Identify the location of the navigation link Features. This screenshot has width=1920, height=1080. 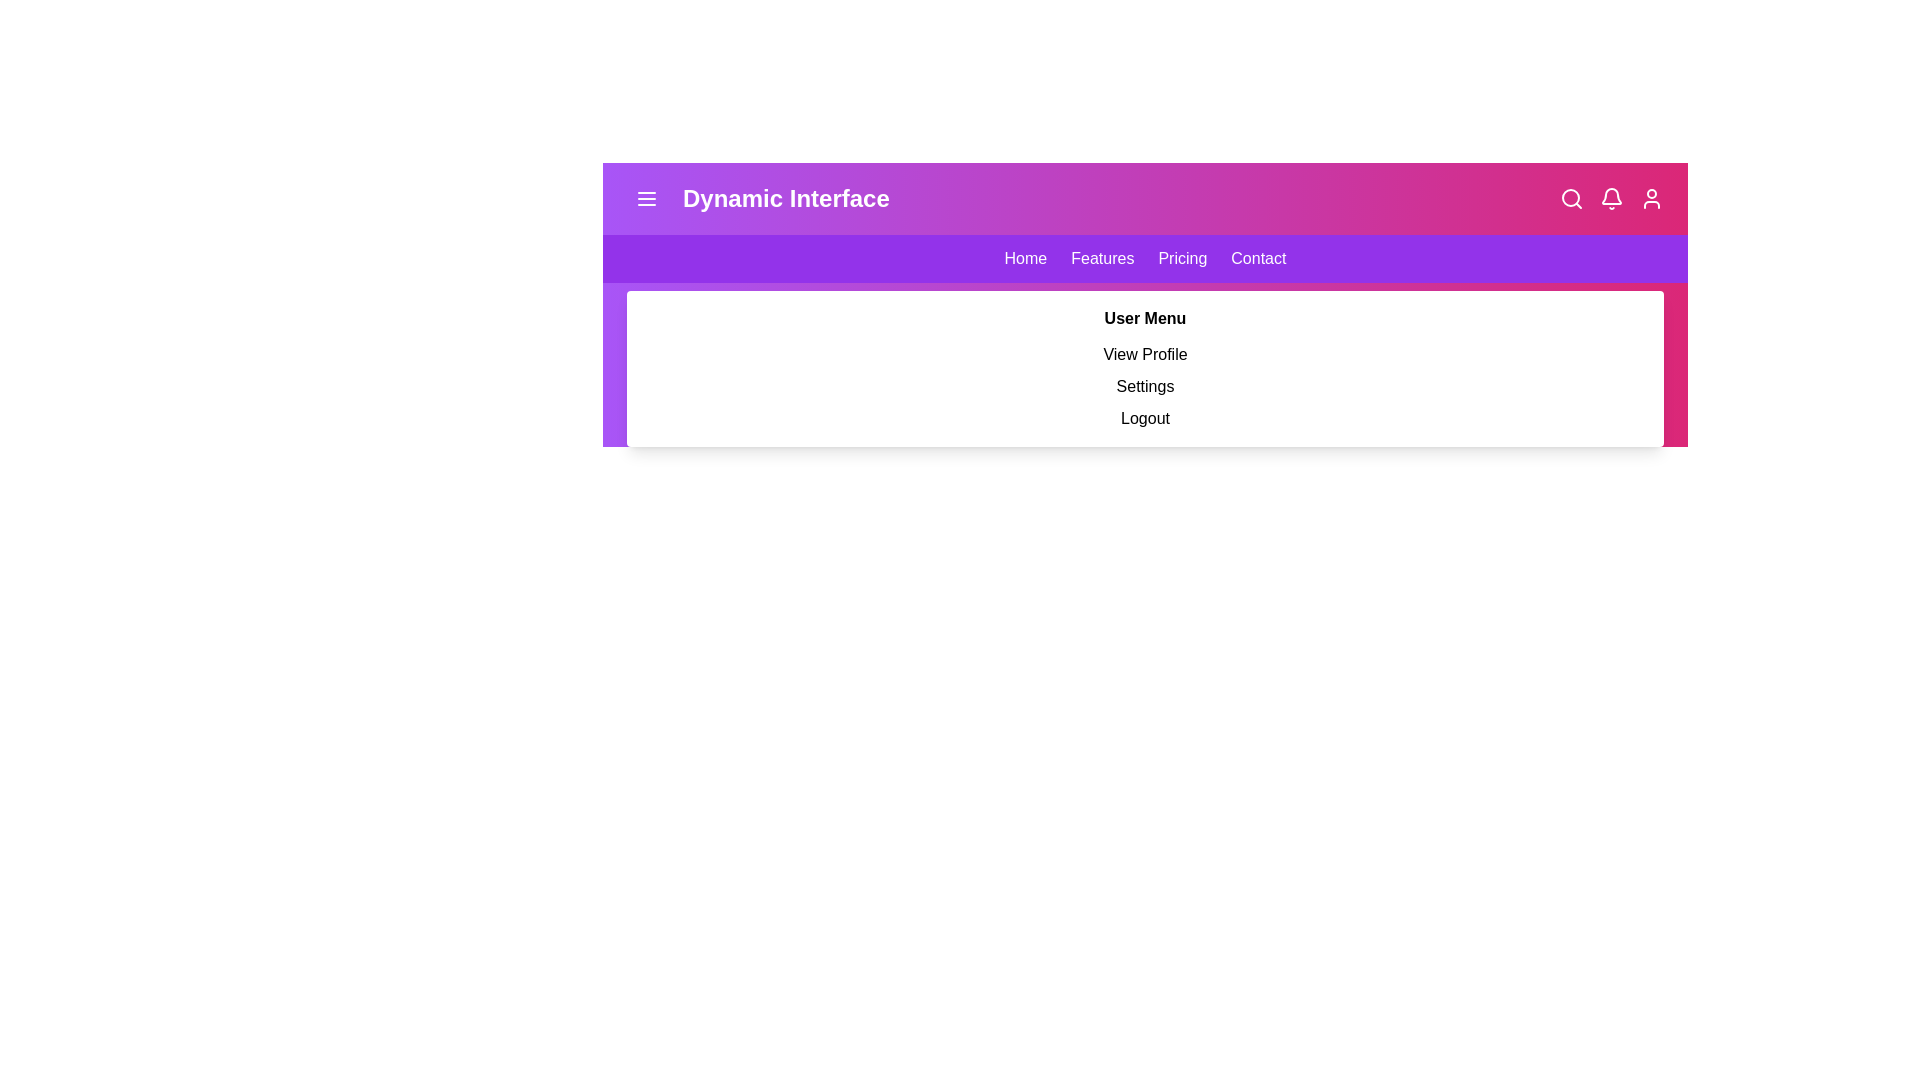
(1101, 257).